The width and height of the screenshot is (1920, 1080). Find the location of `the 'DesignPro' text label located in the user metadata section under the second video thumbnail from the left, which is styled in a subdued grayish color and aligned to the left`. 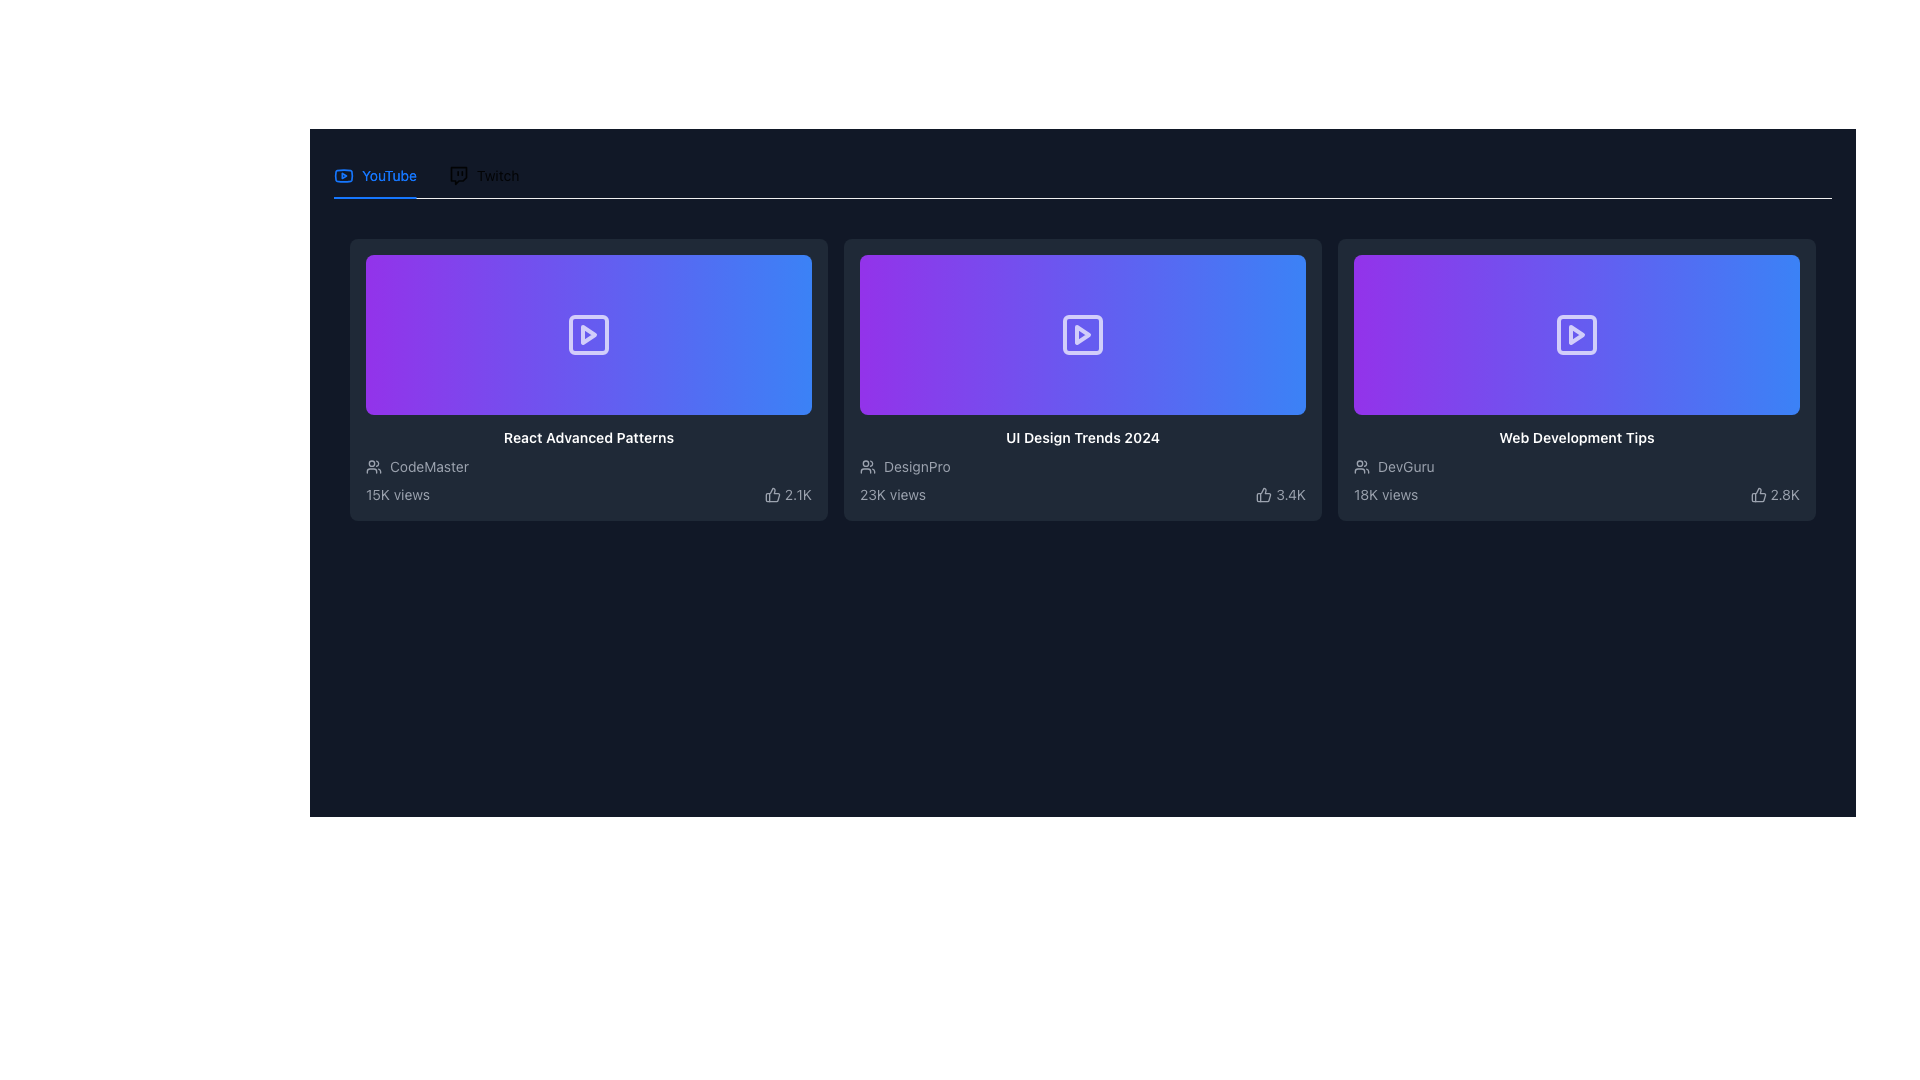

the 'DesignPro' text label located in the user metadata section under the second video thumbnail from the left, which is styled in a subdued grayish color and aligned to the left is located at coordinates (916, 466).